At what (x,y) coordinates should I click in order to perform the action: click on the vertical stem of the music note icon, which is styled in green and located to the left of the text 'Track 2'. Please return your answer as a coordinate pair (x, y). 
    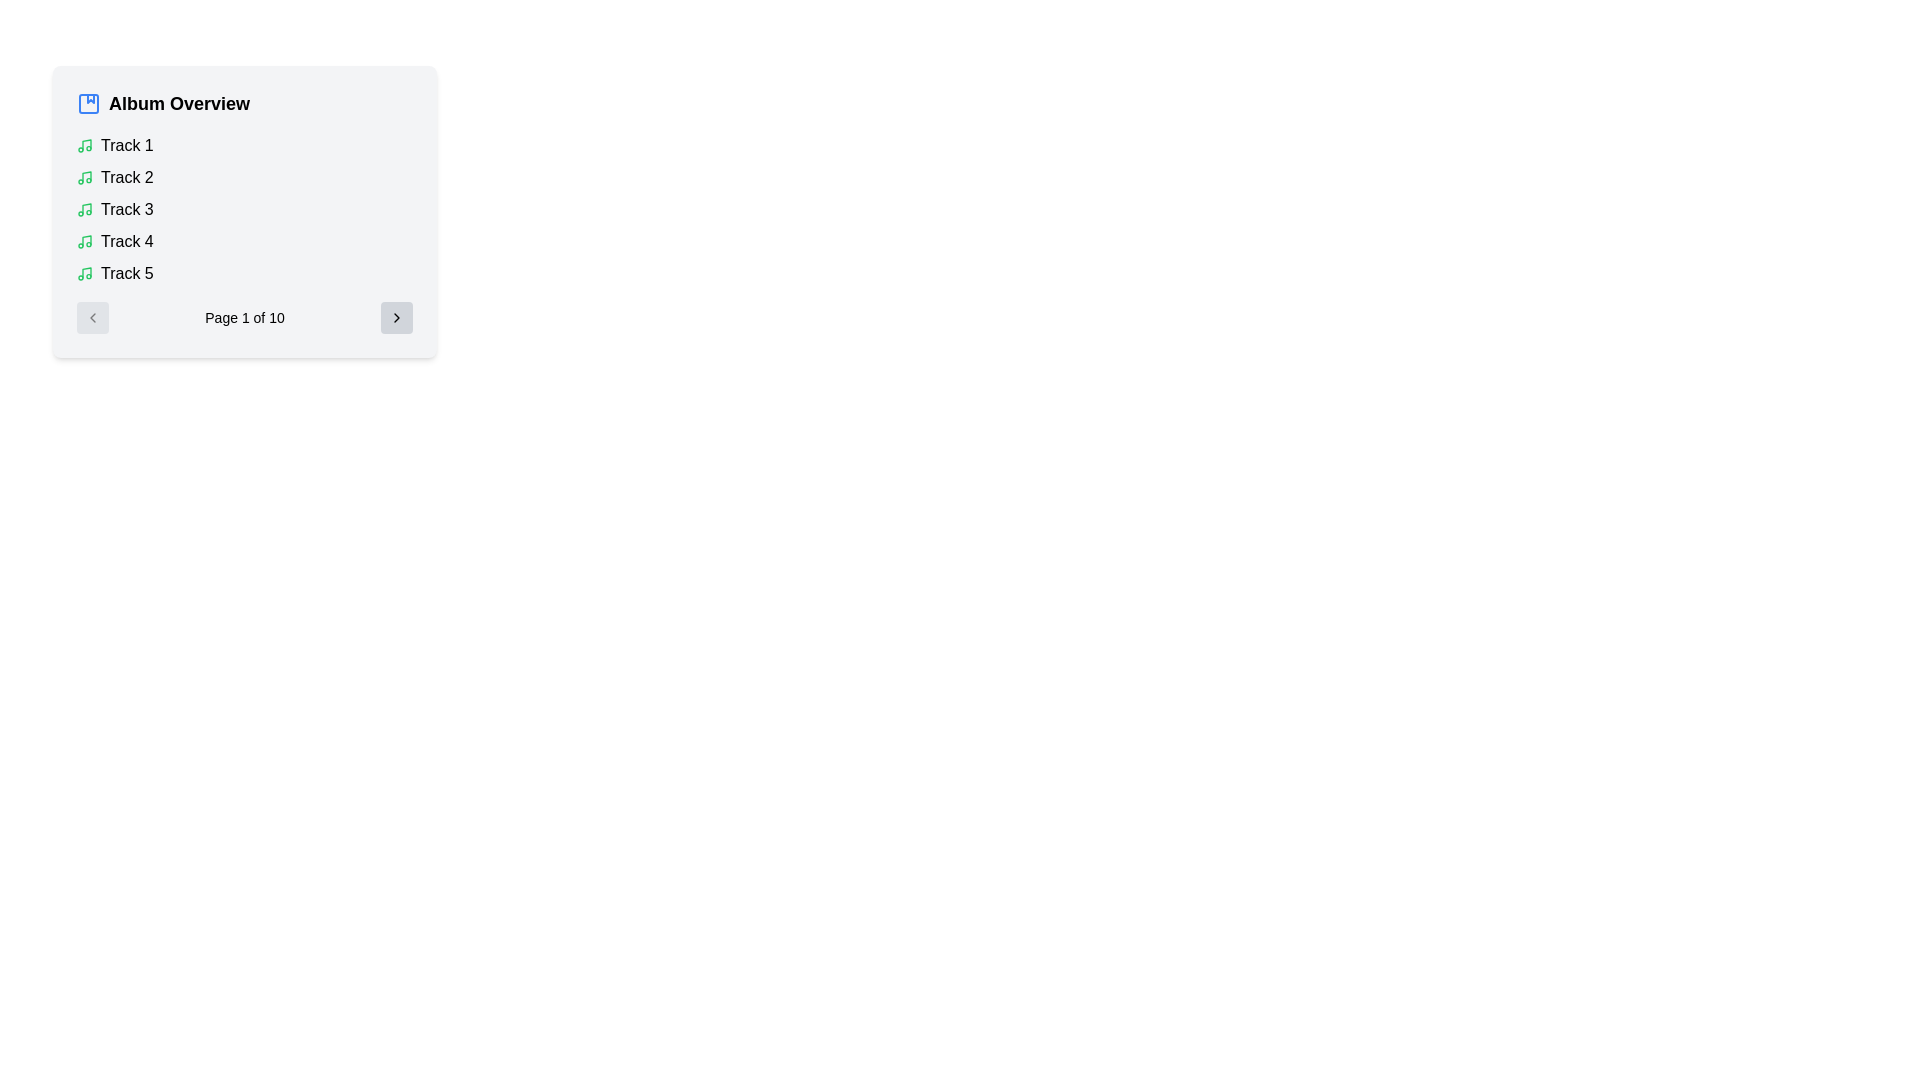
    Looking at the image, I should click on (85, 176).